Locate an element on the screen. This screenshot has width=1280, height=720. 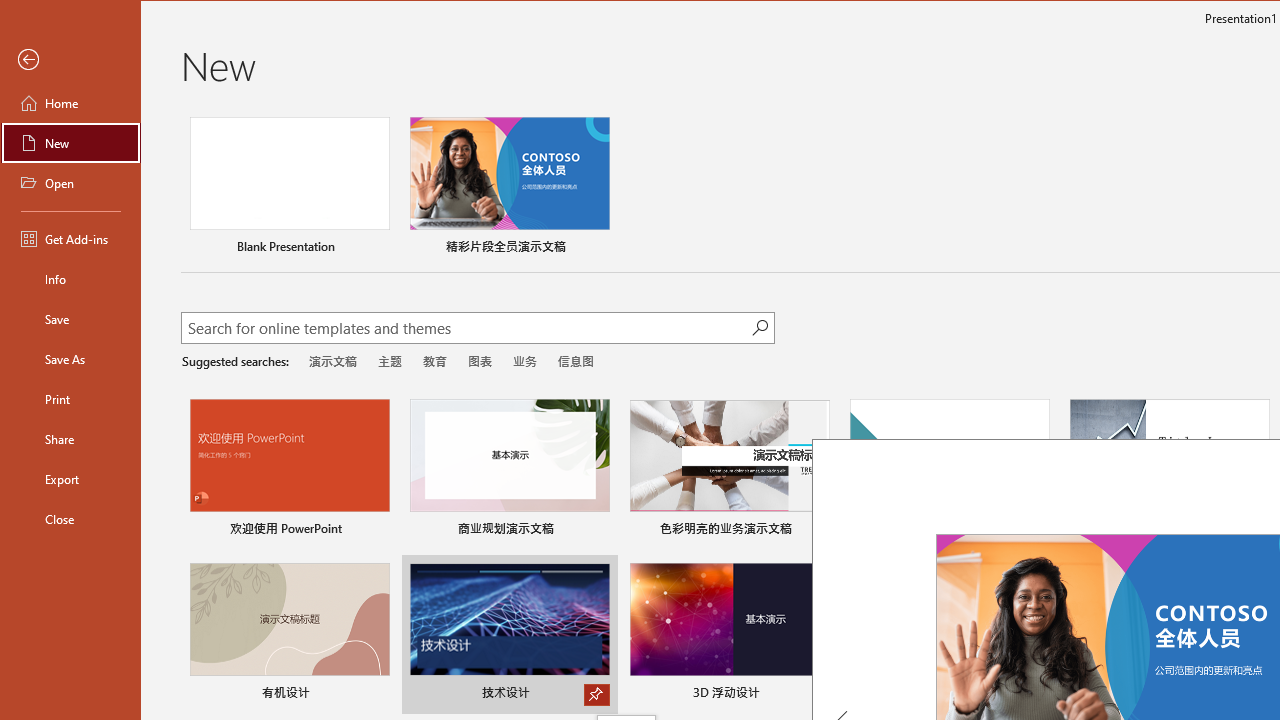
'Blank Presentation' is located at coordinates (288, 188).